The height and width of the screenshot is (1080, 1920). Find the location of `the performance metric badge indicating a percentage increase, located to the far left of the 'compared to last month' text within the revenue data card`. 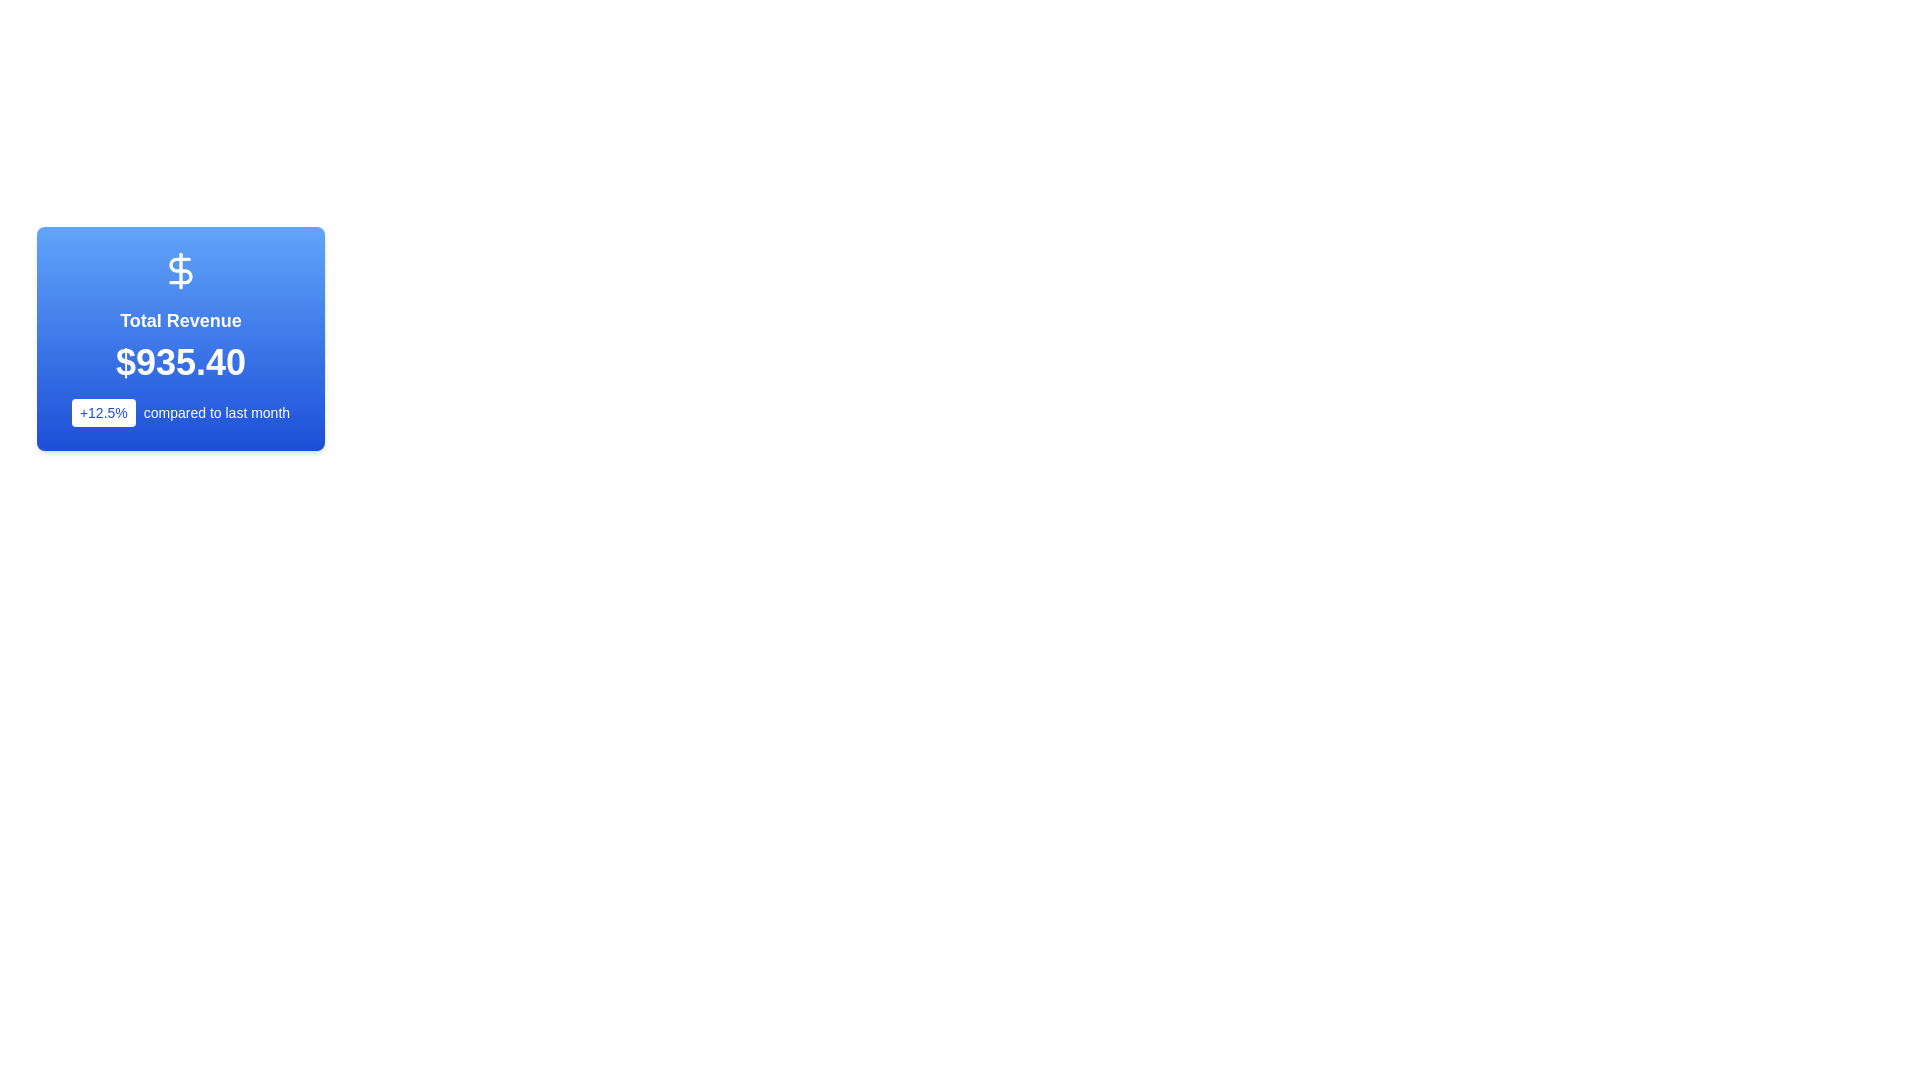

the performance metric badge indicating a percentage increase, located to the far left of the 'compared to last month' text within the revenue data card is located at coordinates (102, 411).